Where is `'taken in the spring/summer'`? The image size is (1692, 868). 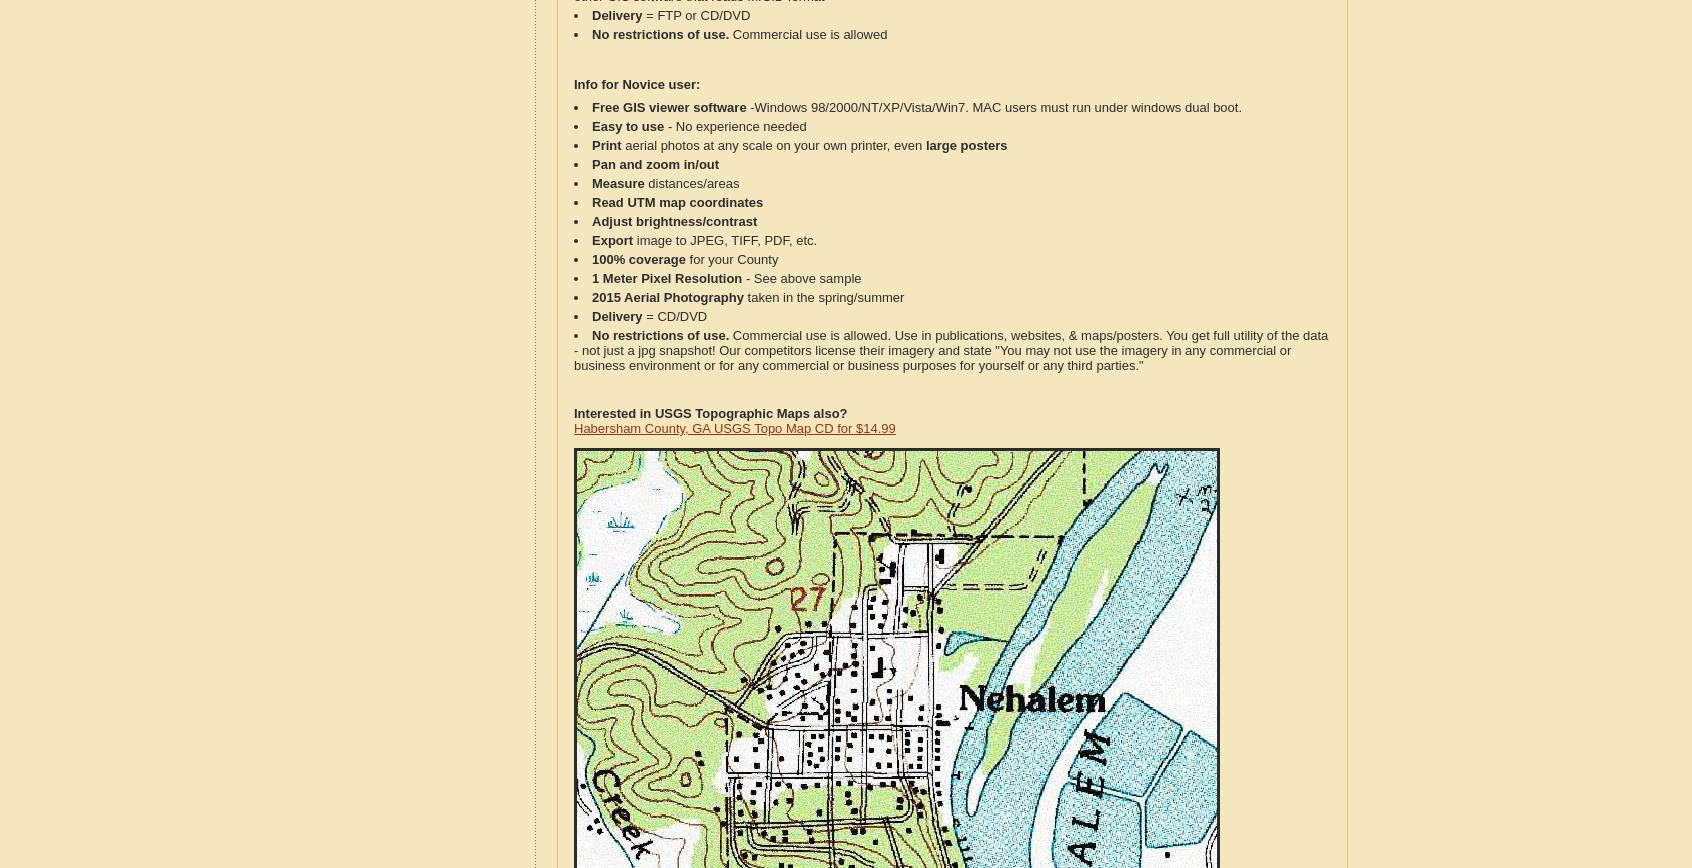
'taken in the spring/summer' is located at coordinates (741, 297).